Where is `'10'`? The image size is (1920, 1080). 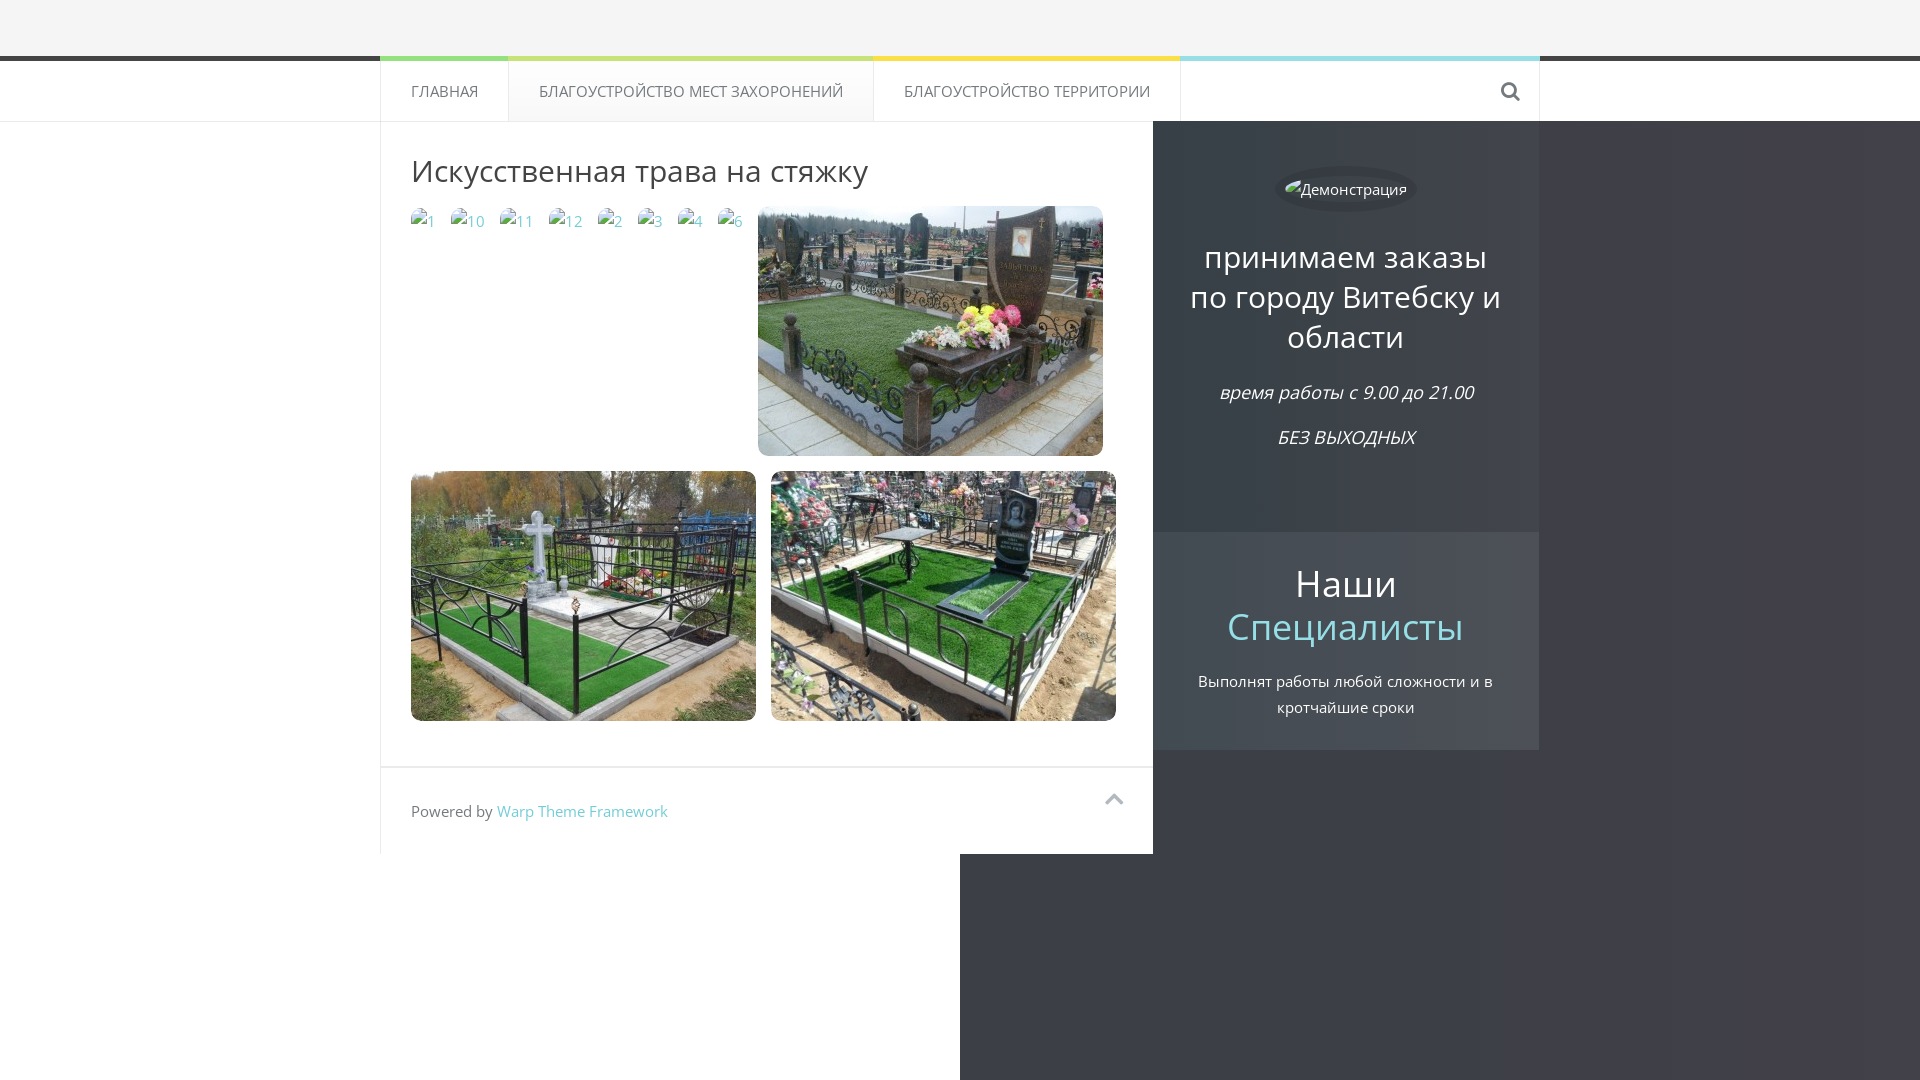 '10' is located at coordinates (467, 219).